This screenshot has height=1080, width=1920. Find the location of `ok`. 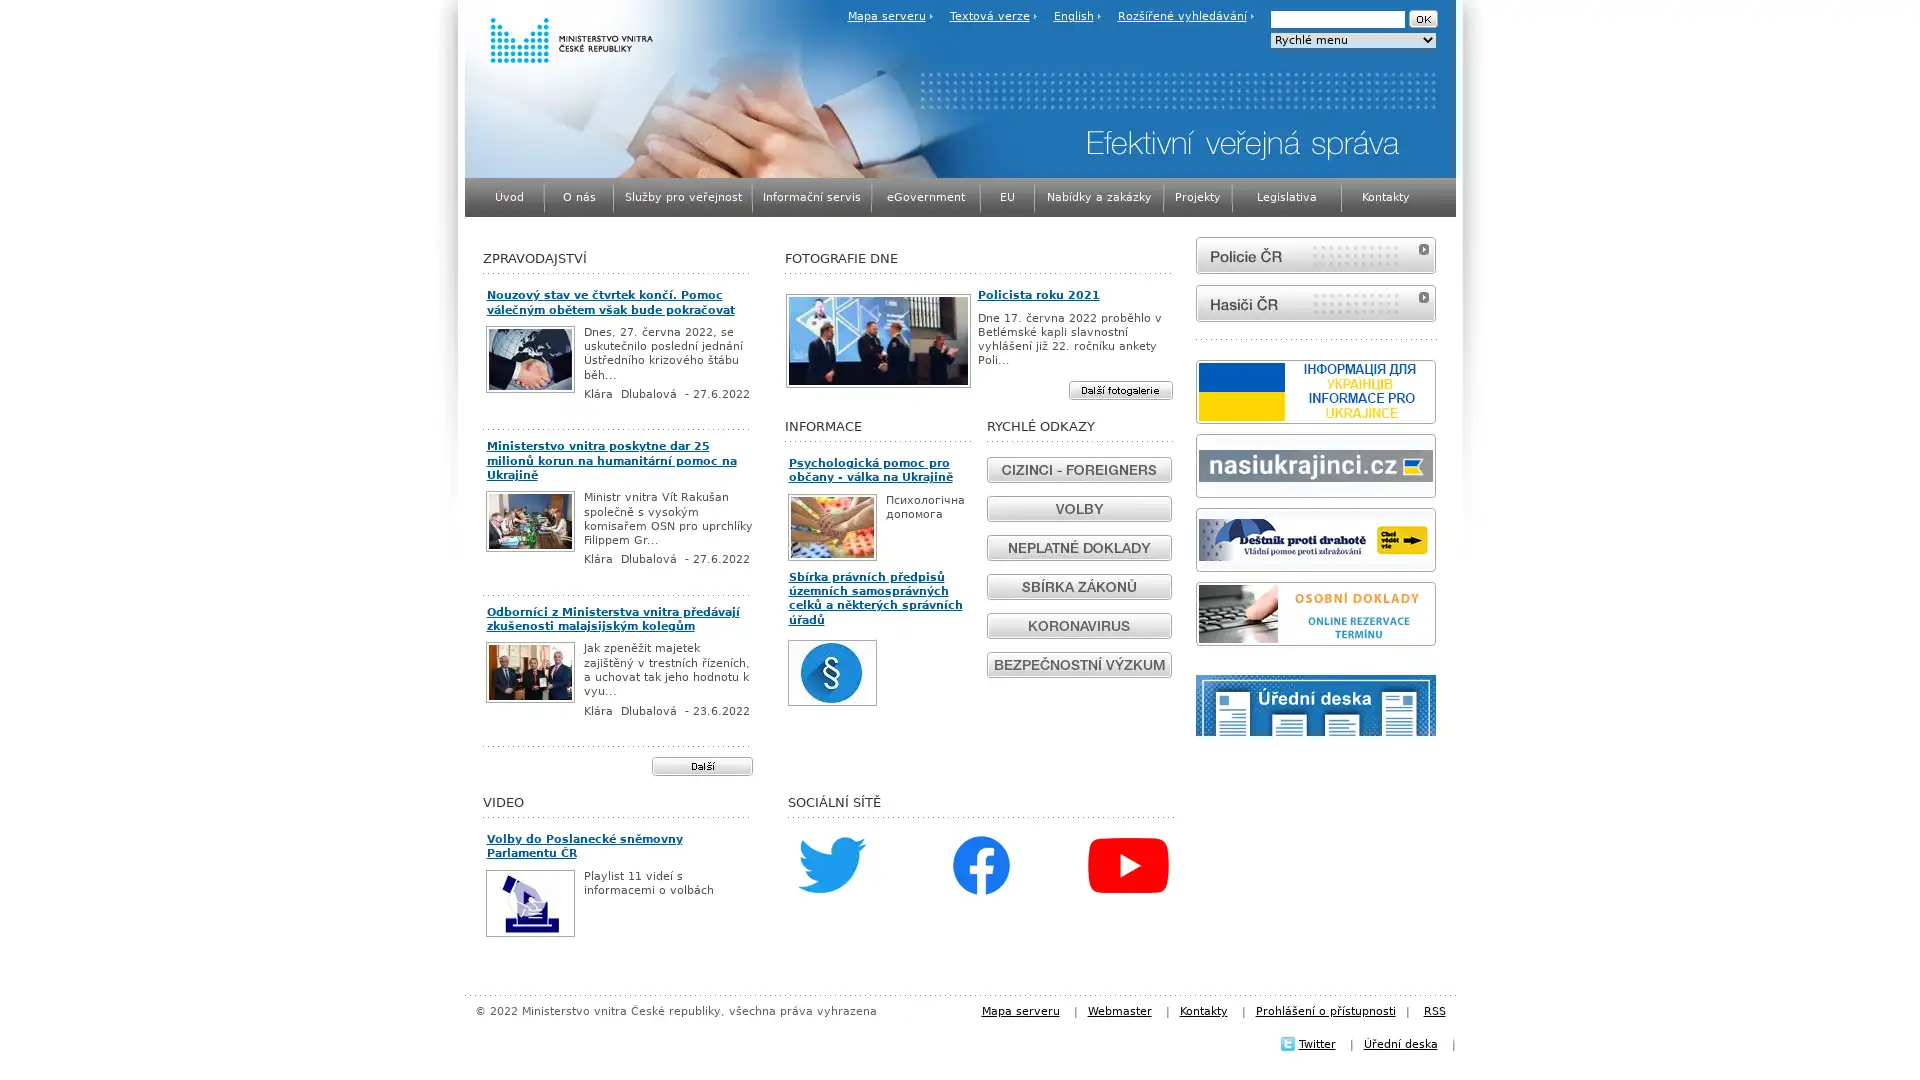

ok is located at coordinates (1421, 19).